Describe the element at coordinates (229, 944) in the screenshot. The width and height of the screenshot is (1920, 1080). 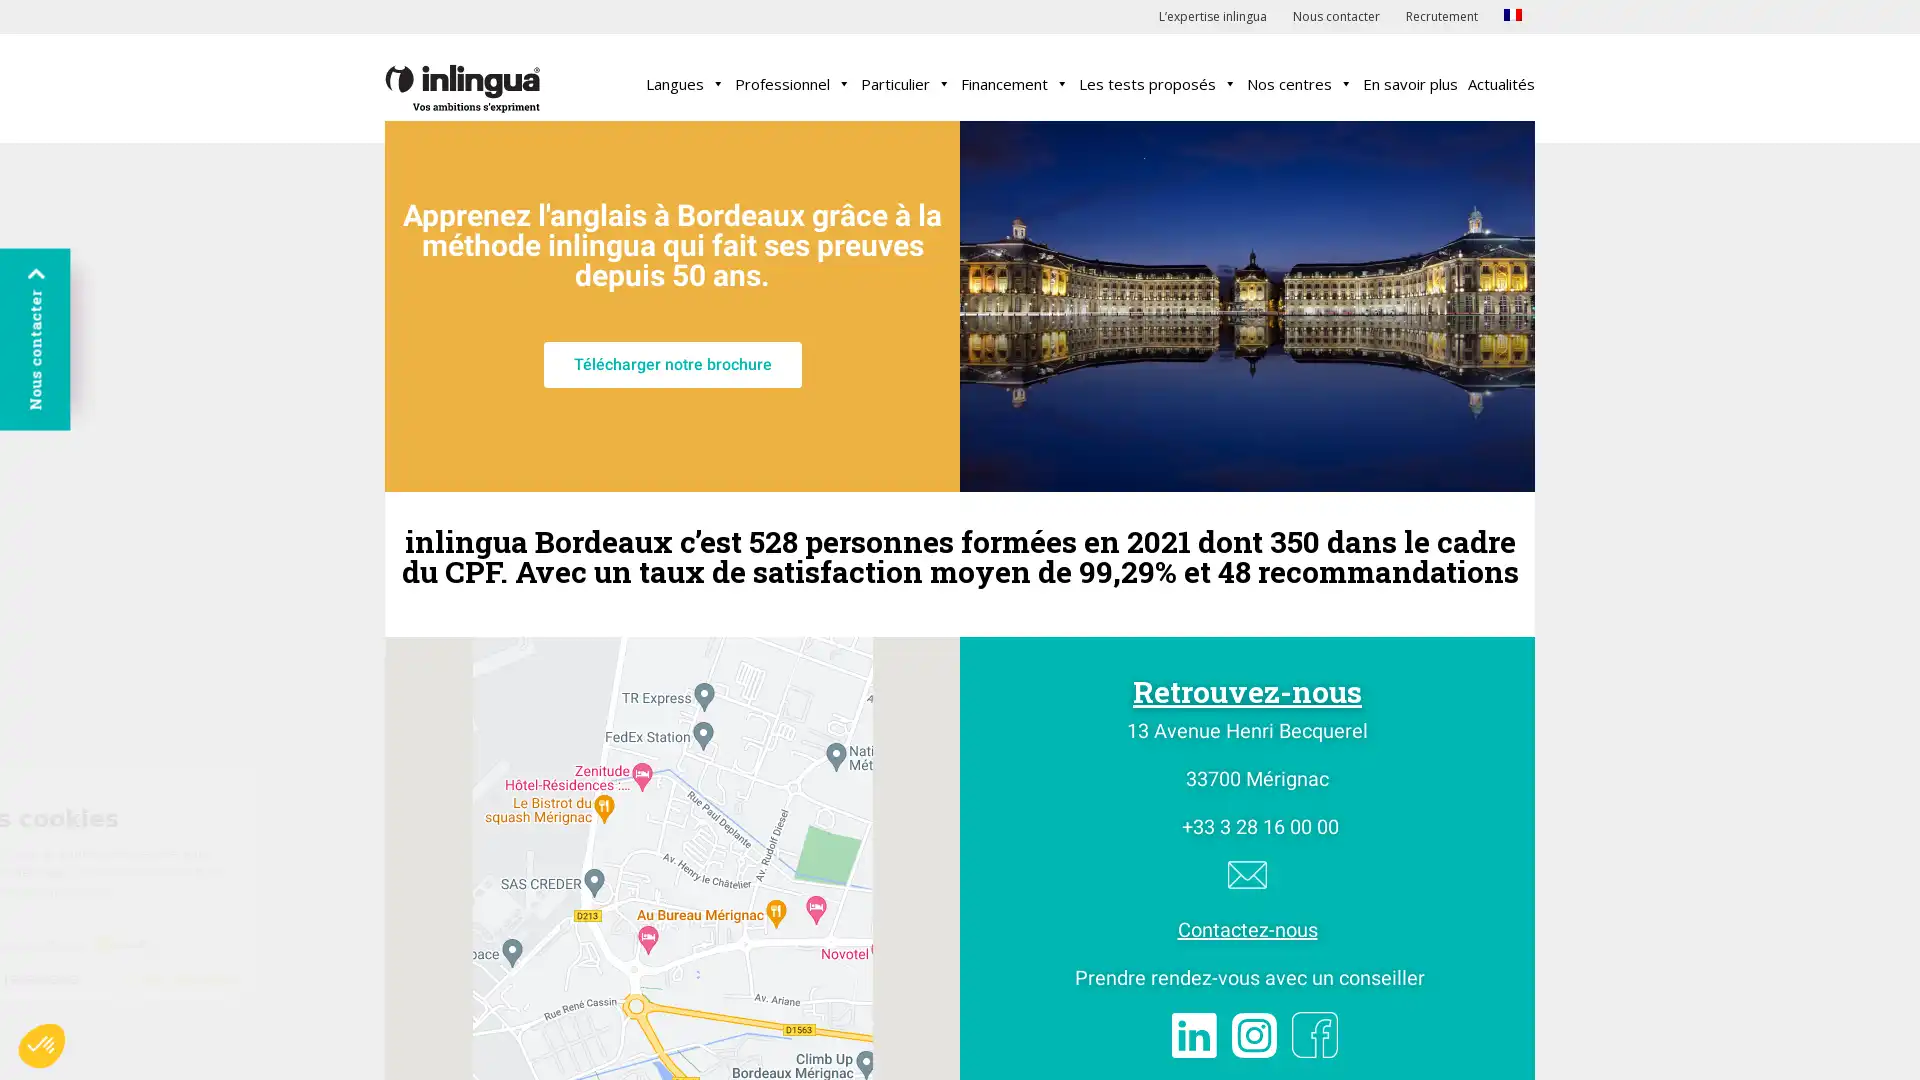
I see `Consentements certifies par` at that location.